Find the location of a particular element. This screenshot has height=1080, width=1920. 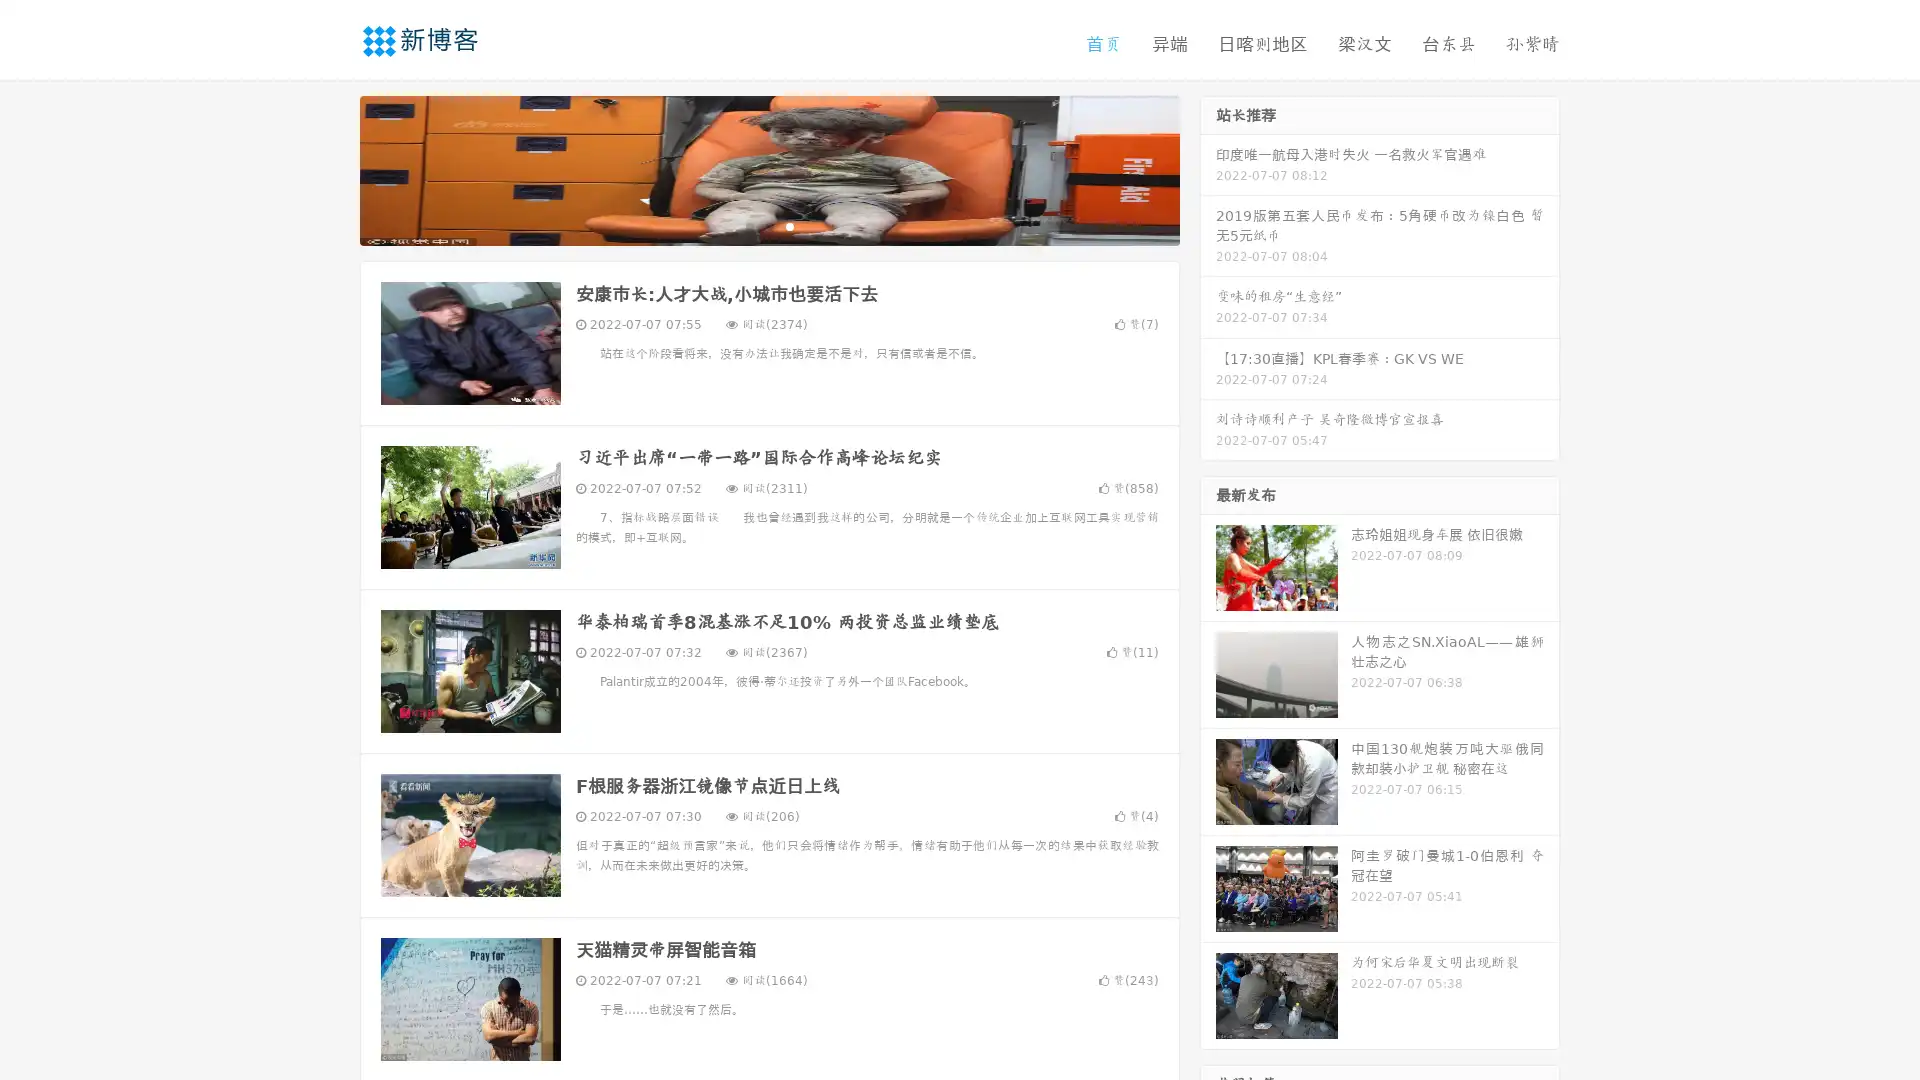

Go to slide 1 is located at coordinates (748, 225).